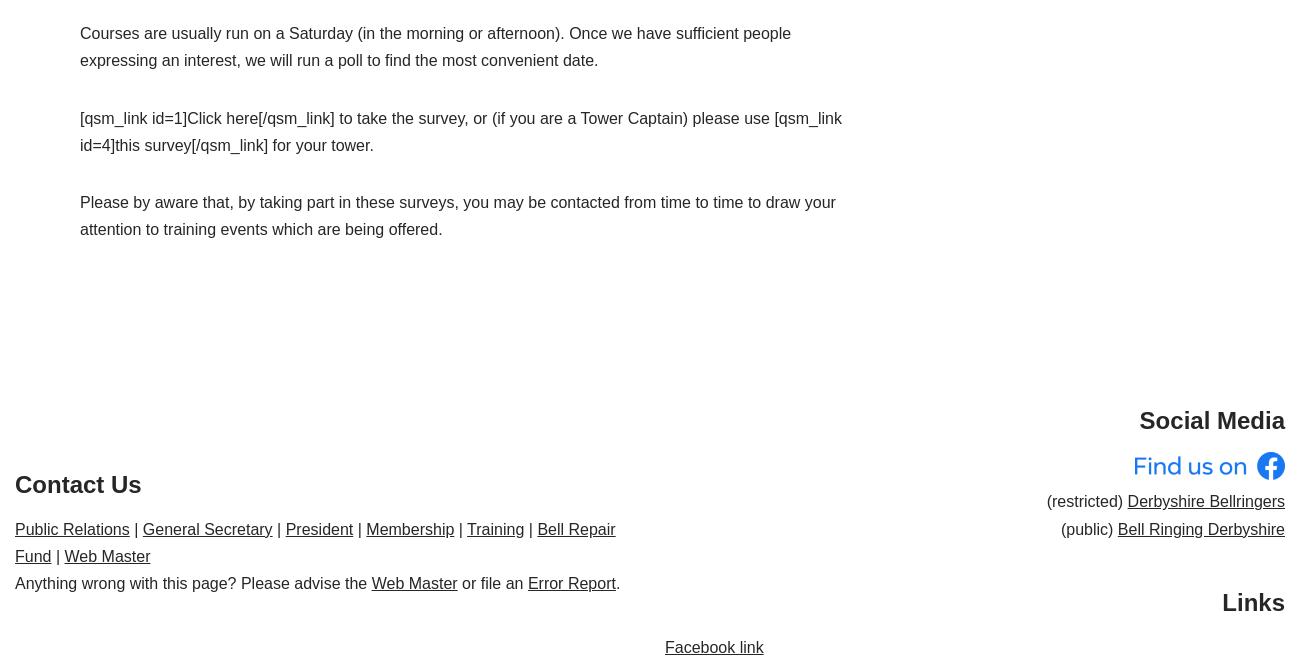  I want to click on 'Contact Us', so click(78, 482).